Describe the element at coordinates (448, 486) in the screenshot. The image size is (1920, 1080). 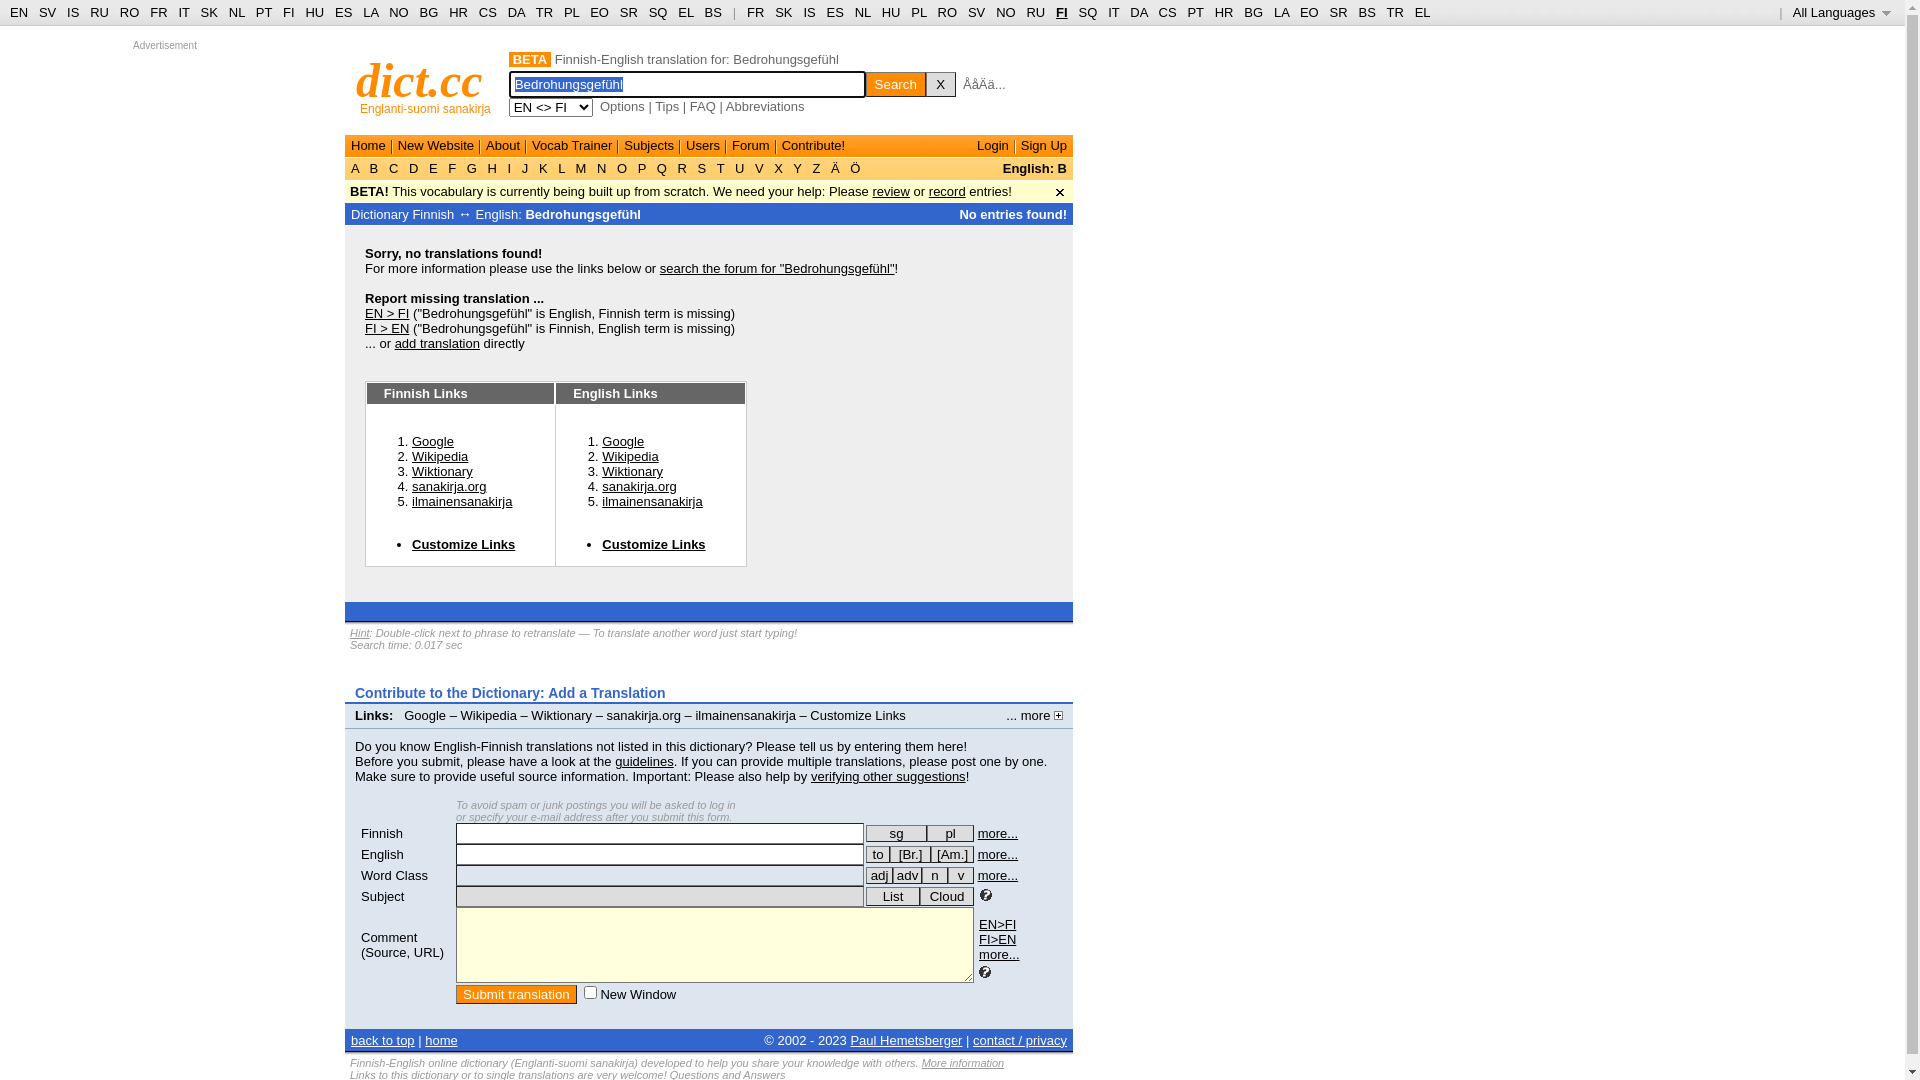
I see `'sanakirja.org'` at that location.